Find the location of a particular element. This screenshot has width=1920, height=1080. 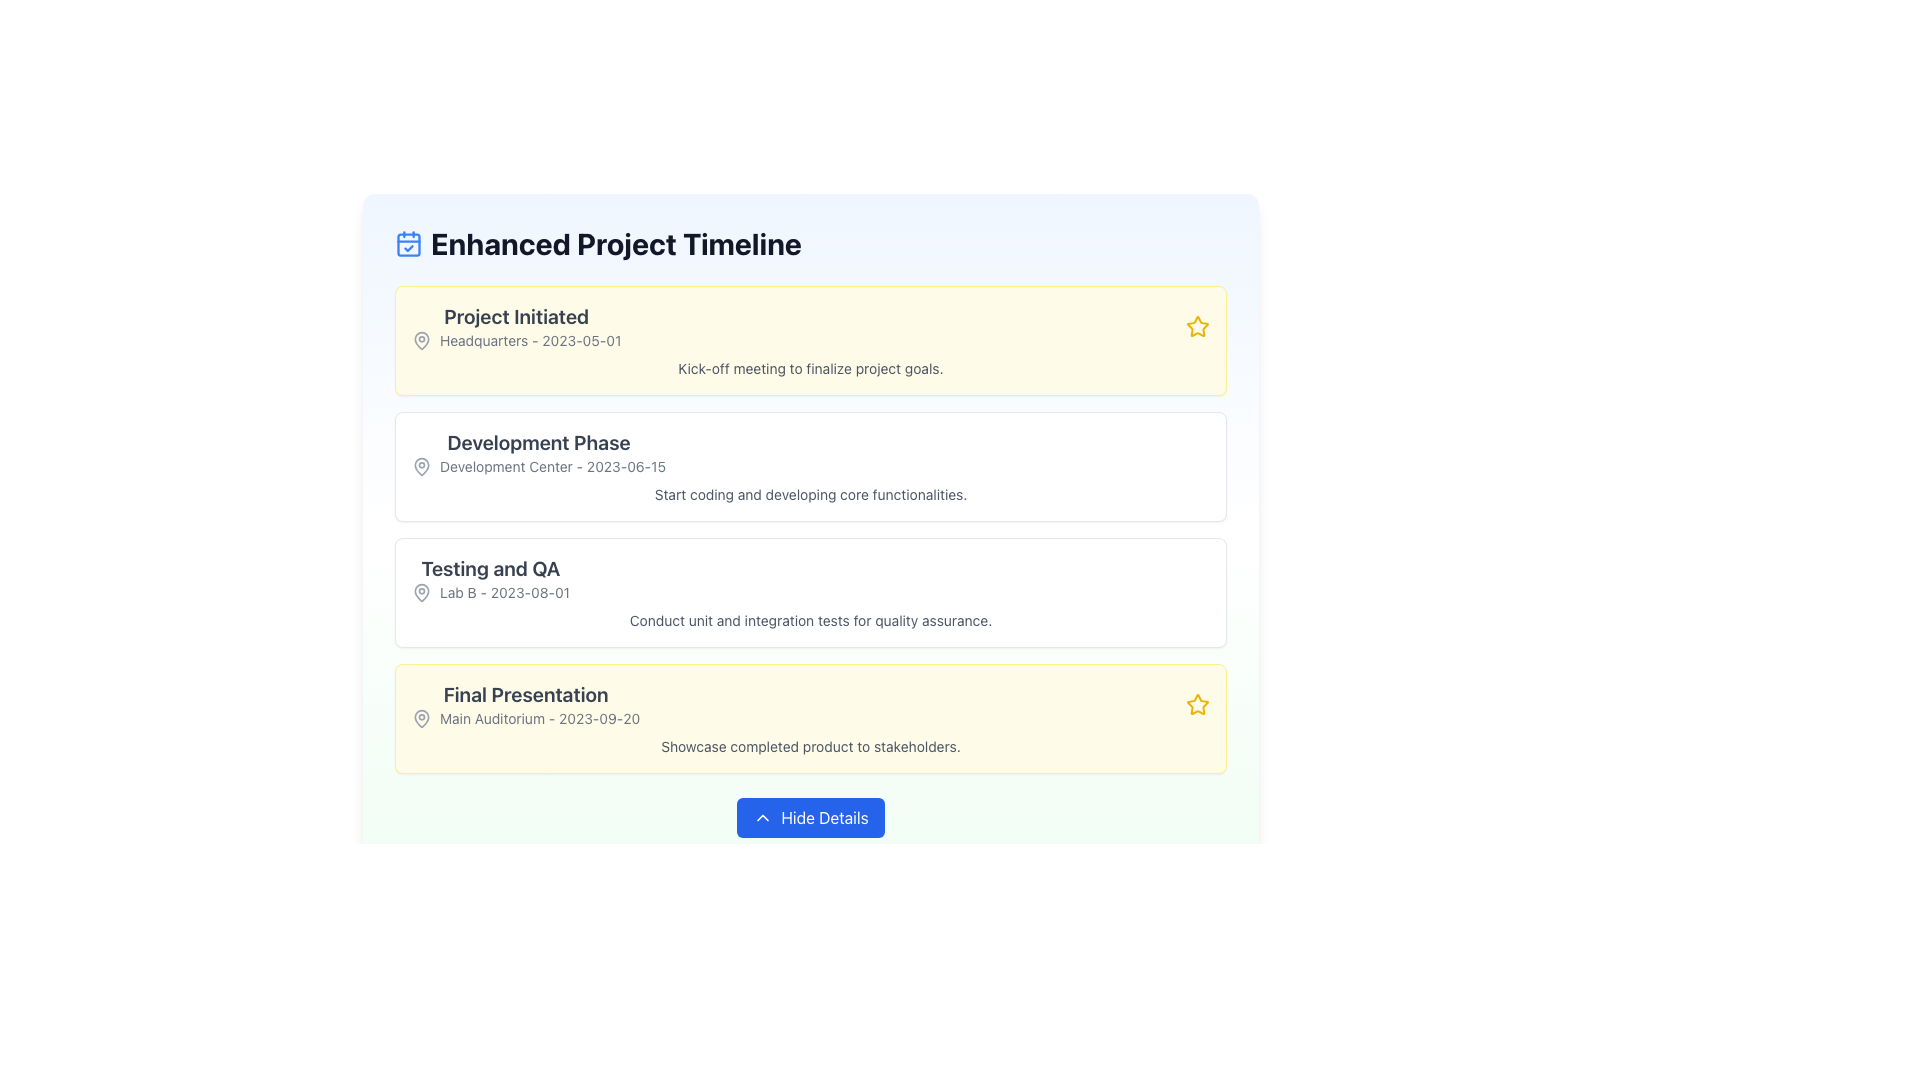

the pin icon located in the timeline interface under the 'Project Initiated' section beside the text 'Headquarters - 2023-05-01' is located at coordinates (421, 338).